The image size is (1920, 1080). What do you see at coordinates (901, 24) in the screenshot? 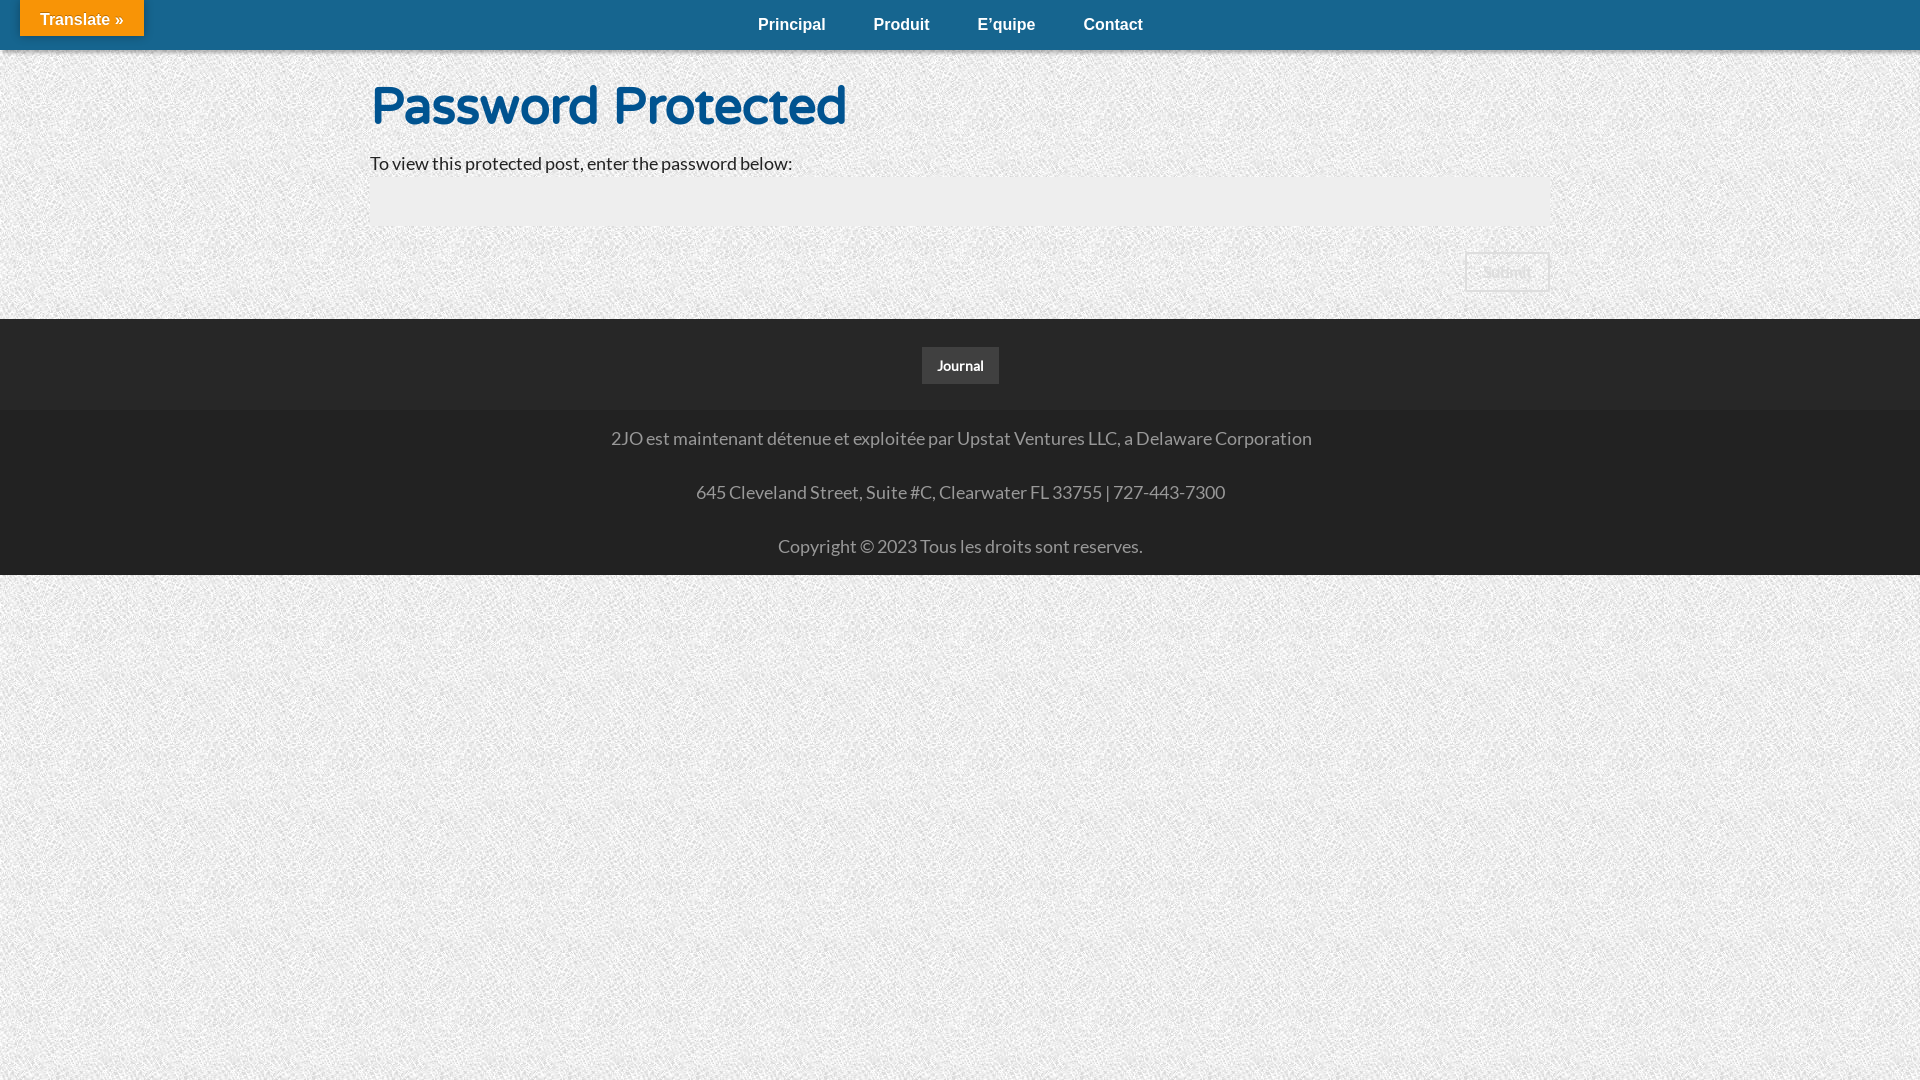
I see `'Produit'` at bounding box center [901, 24].